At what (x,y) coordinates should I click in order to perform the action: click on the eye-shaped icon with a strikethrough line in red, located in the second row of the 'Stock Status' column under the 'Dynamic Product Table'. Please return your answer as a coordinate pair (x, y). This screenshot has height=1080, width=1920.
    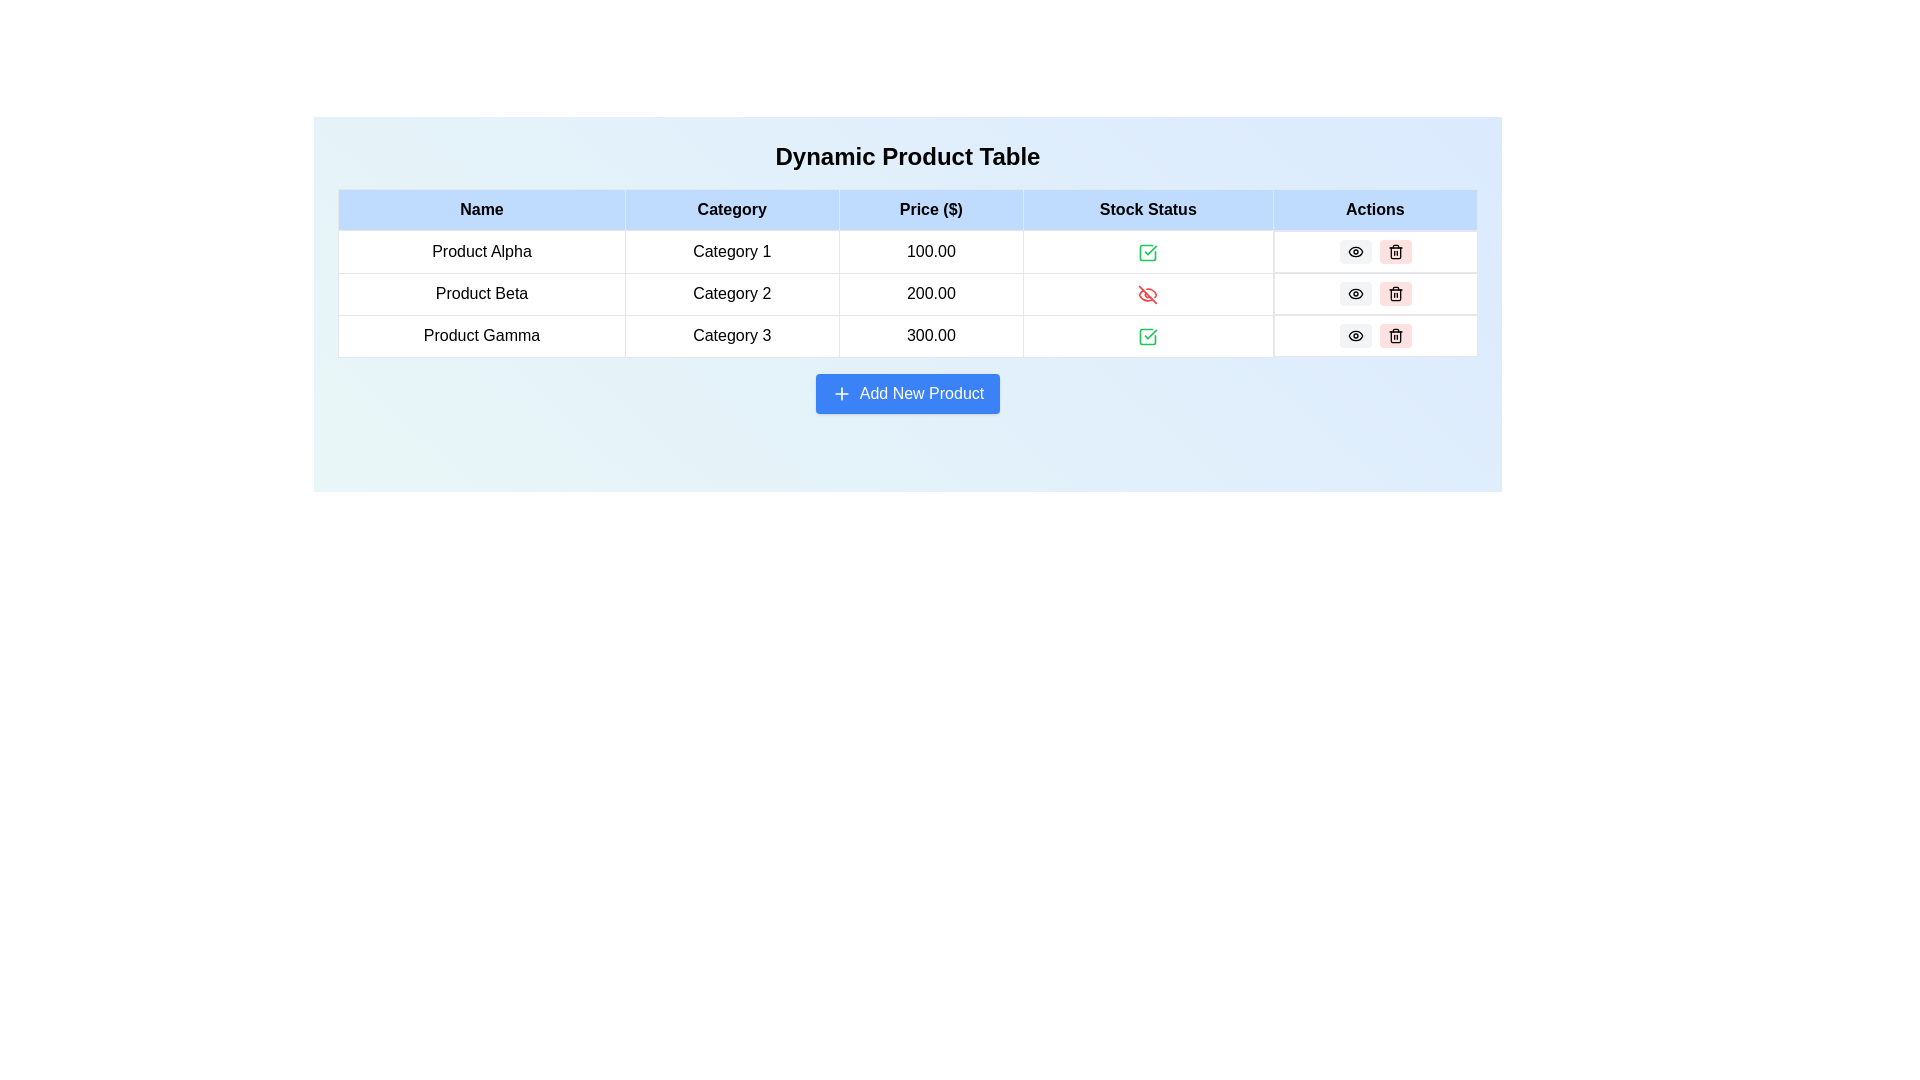
    Looking at the image, I should click on (1148, 294).